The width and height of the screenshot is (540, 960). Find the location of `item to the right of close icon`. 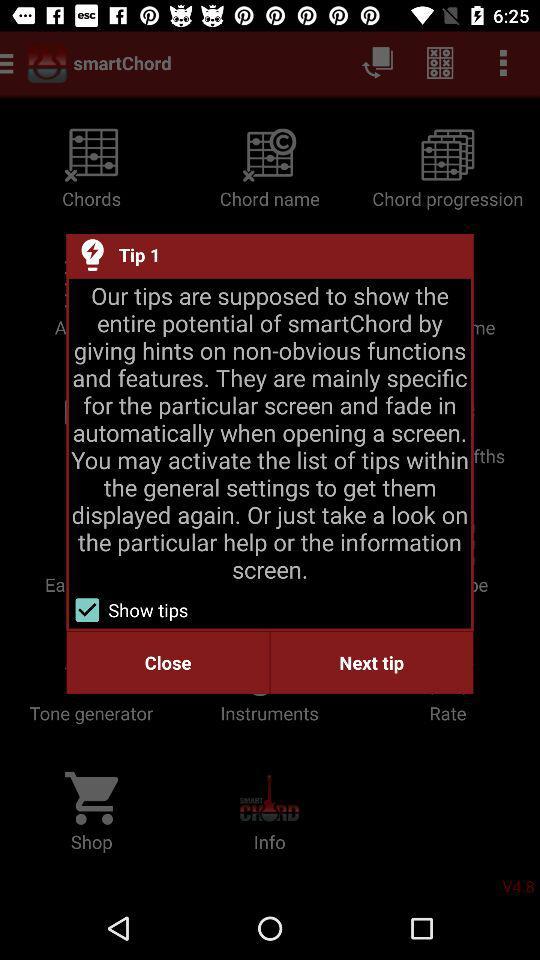

item to the right of close icon is located at coordinates (370, 662).